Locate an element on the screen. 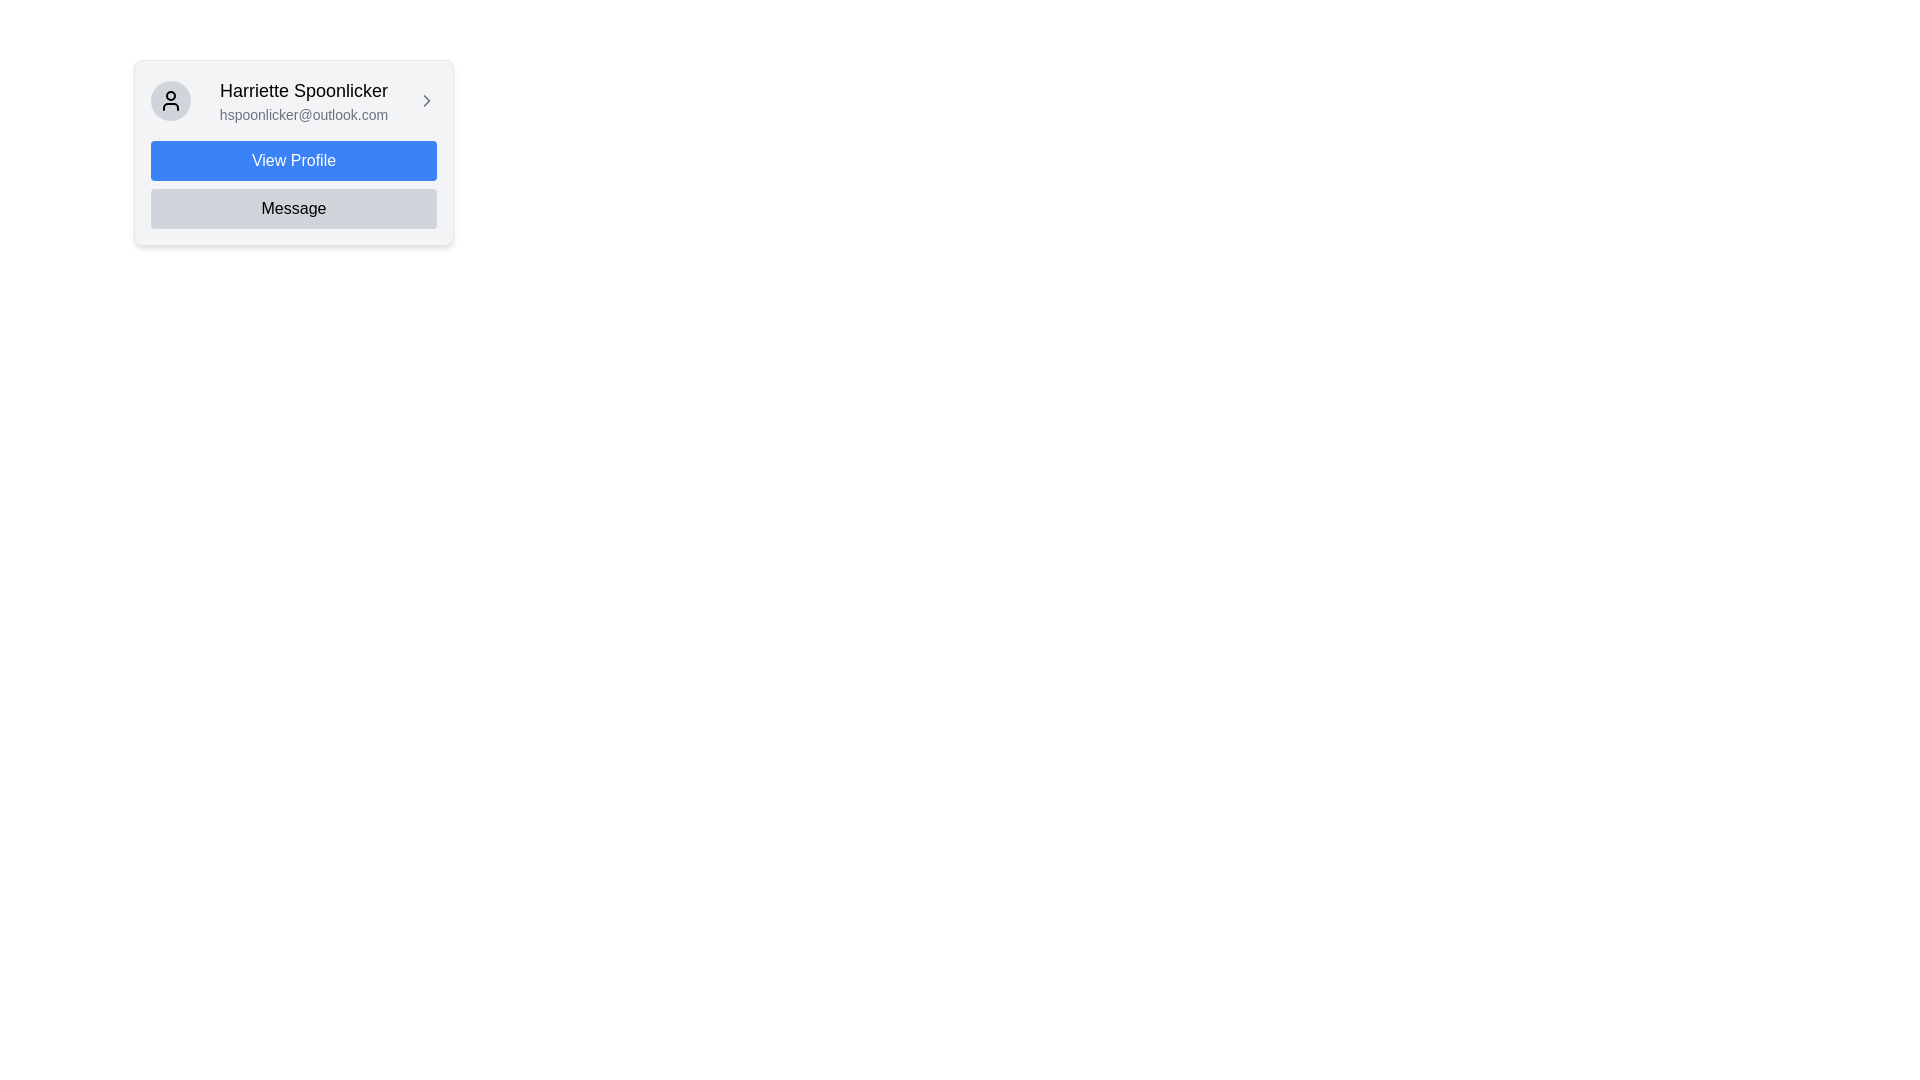 The width and height of the screenshot is (1920, 1080). the first button element located centrally below the user's name and email, which opens a context menu for navigation to the profile view is located at coordinates (292, 152).